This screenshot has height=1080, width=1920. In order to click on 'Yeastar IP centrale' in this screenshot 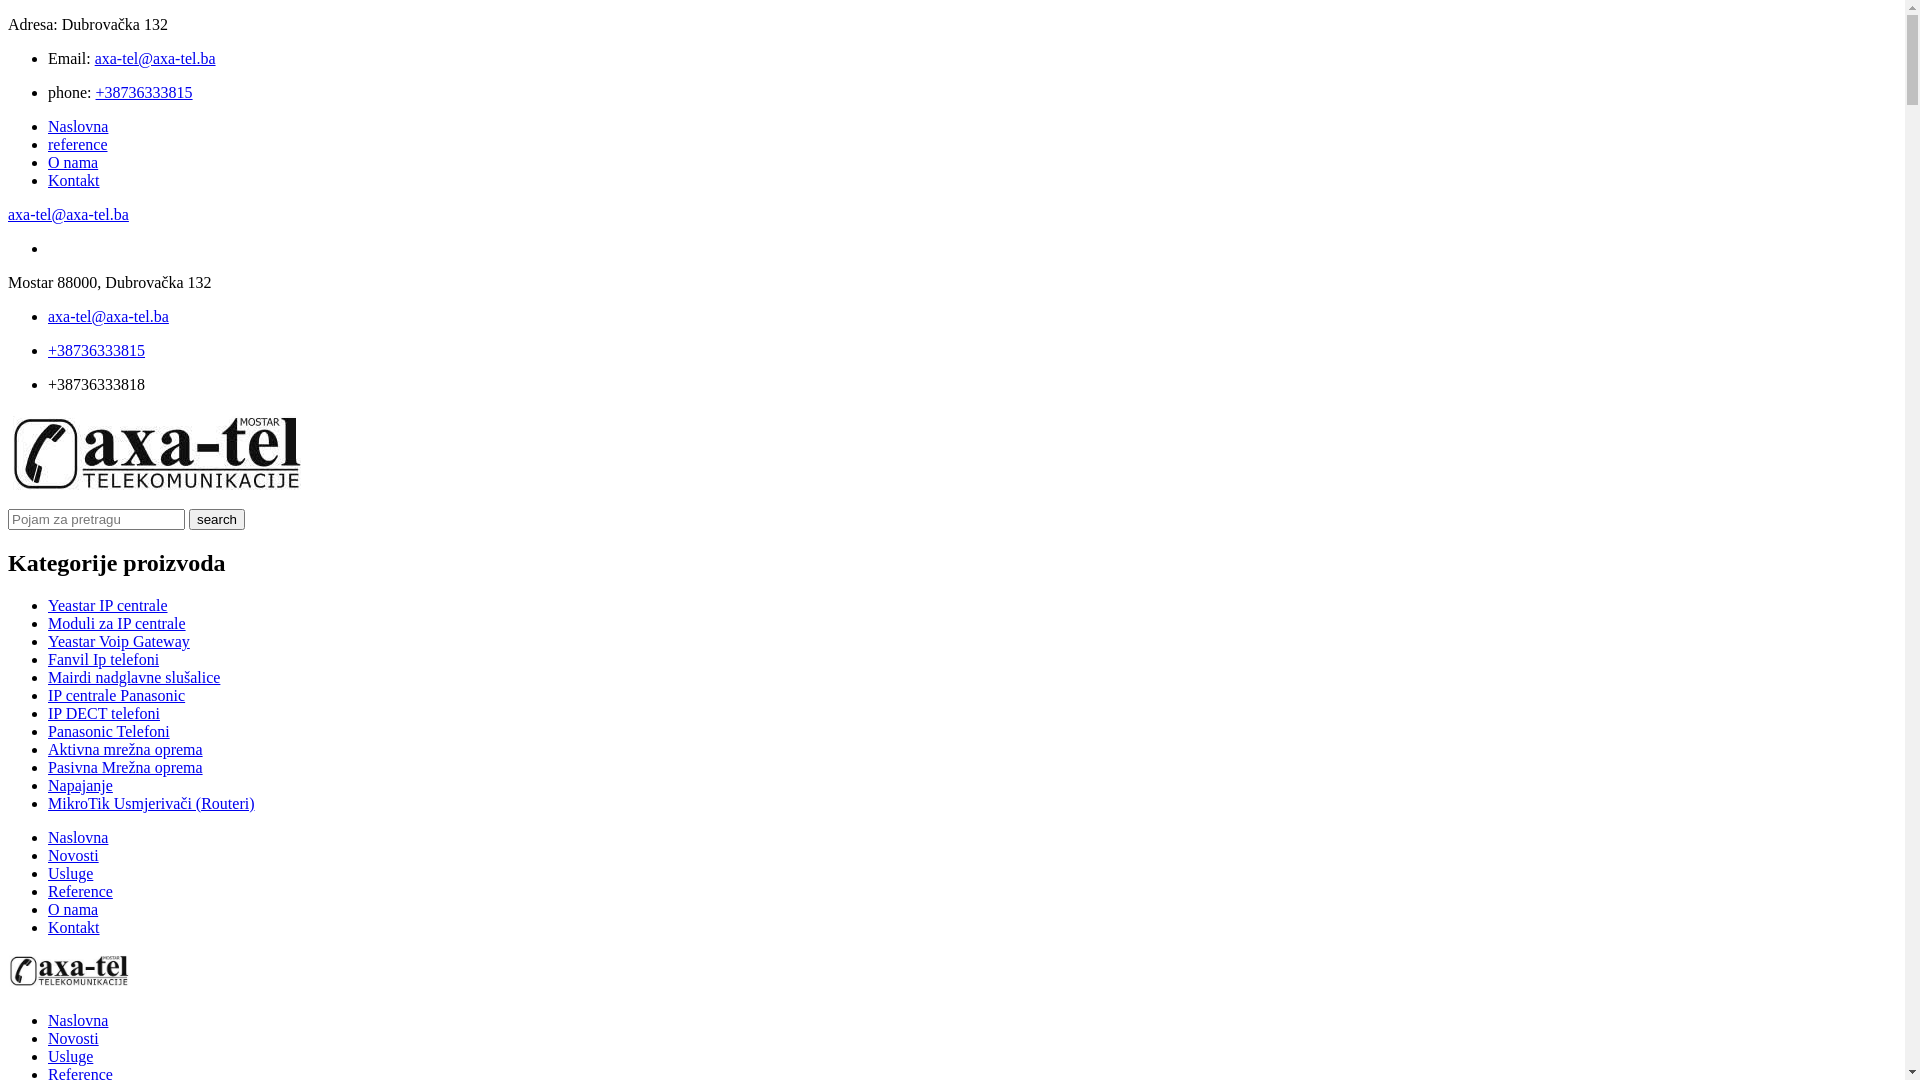, I will do `click(106, 604)`.